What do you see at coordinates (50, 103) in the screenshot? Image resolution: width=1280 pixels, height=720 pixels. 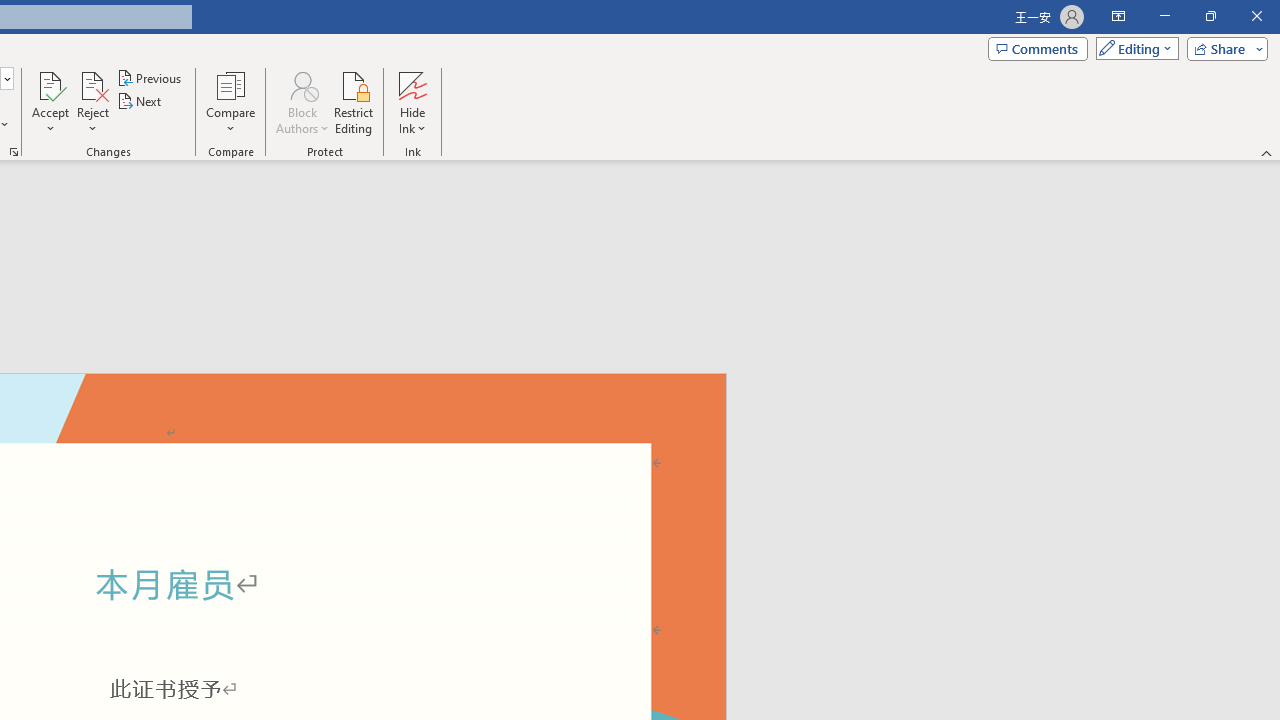 I see `'Accept'` at bounding box center [50, 103].